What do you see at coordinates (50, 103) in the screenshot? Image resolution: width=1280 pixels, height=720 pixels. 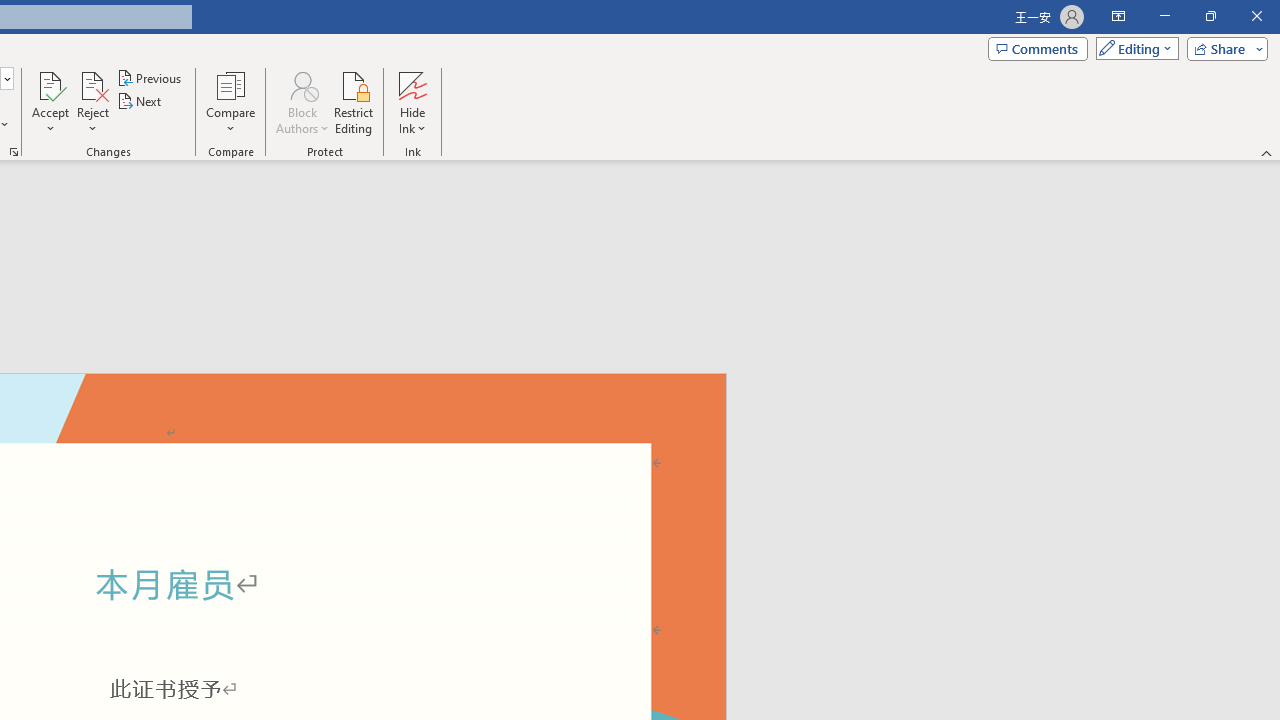 I see `'Accept'` at bounding box center [50, 103].